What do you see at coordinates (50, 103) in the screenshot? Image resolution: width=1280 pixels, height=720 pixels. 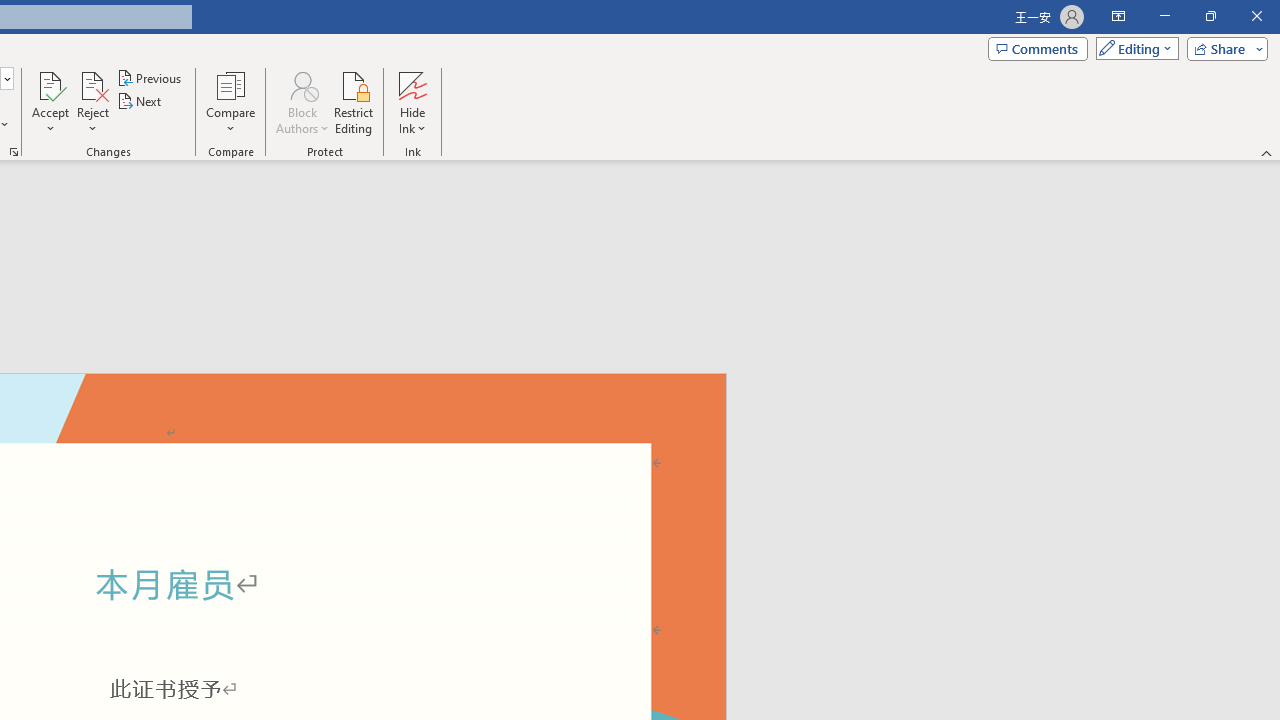 I see `'Accept'` at bounding box center [50, 103].